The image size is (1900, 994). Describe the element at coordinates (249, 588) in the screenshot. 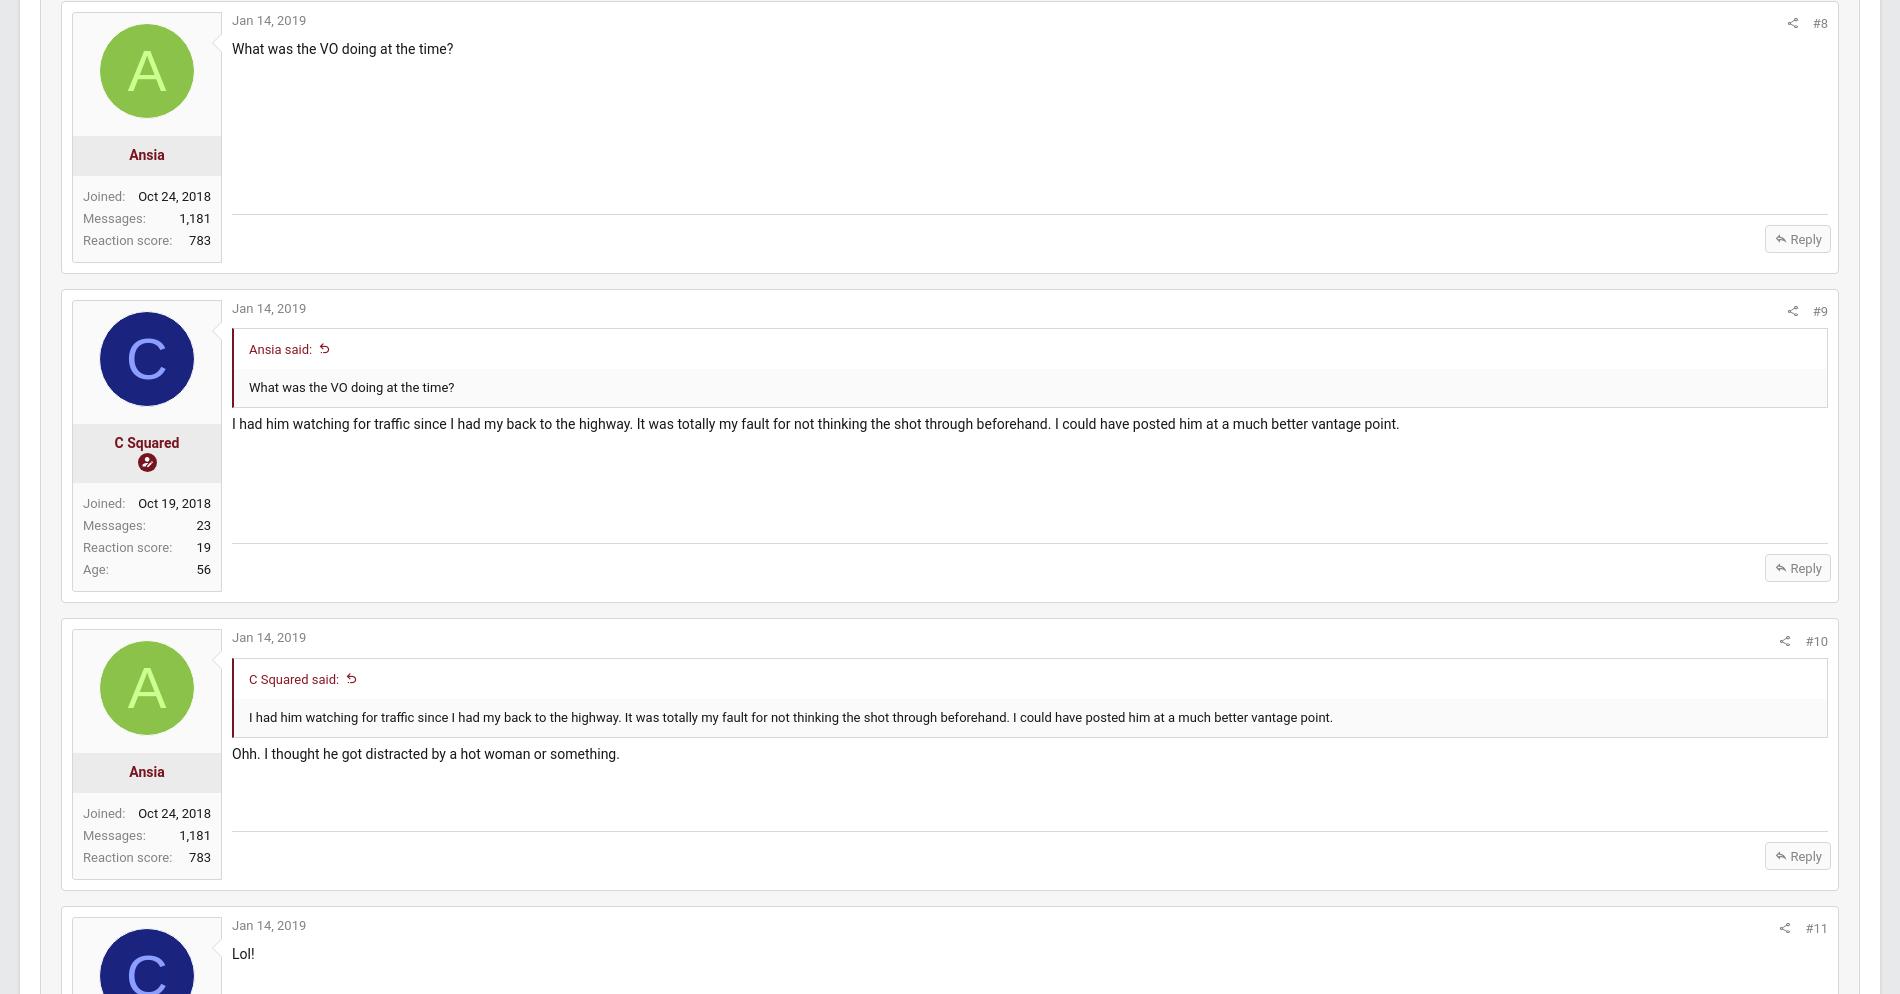

I see `'56'` at that location.